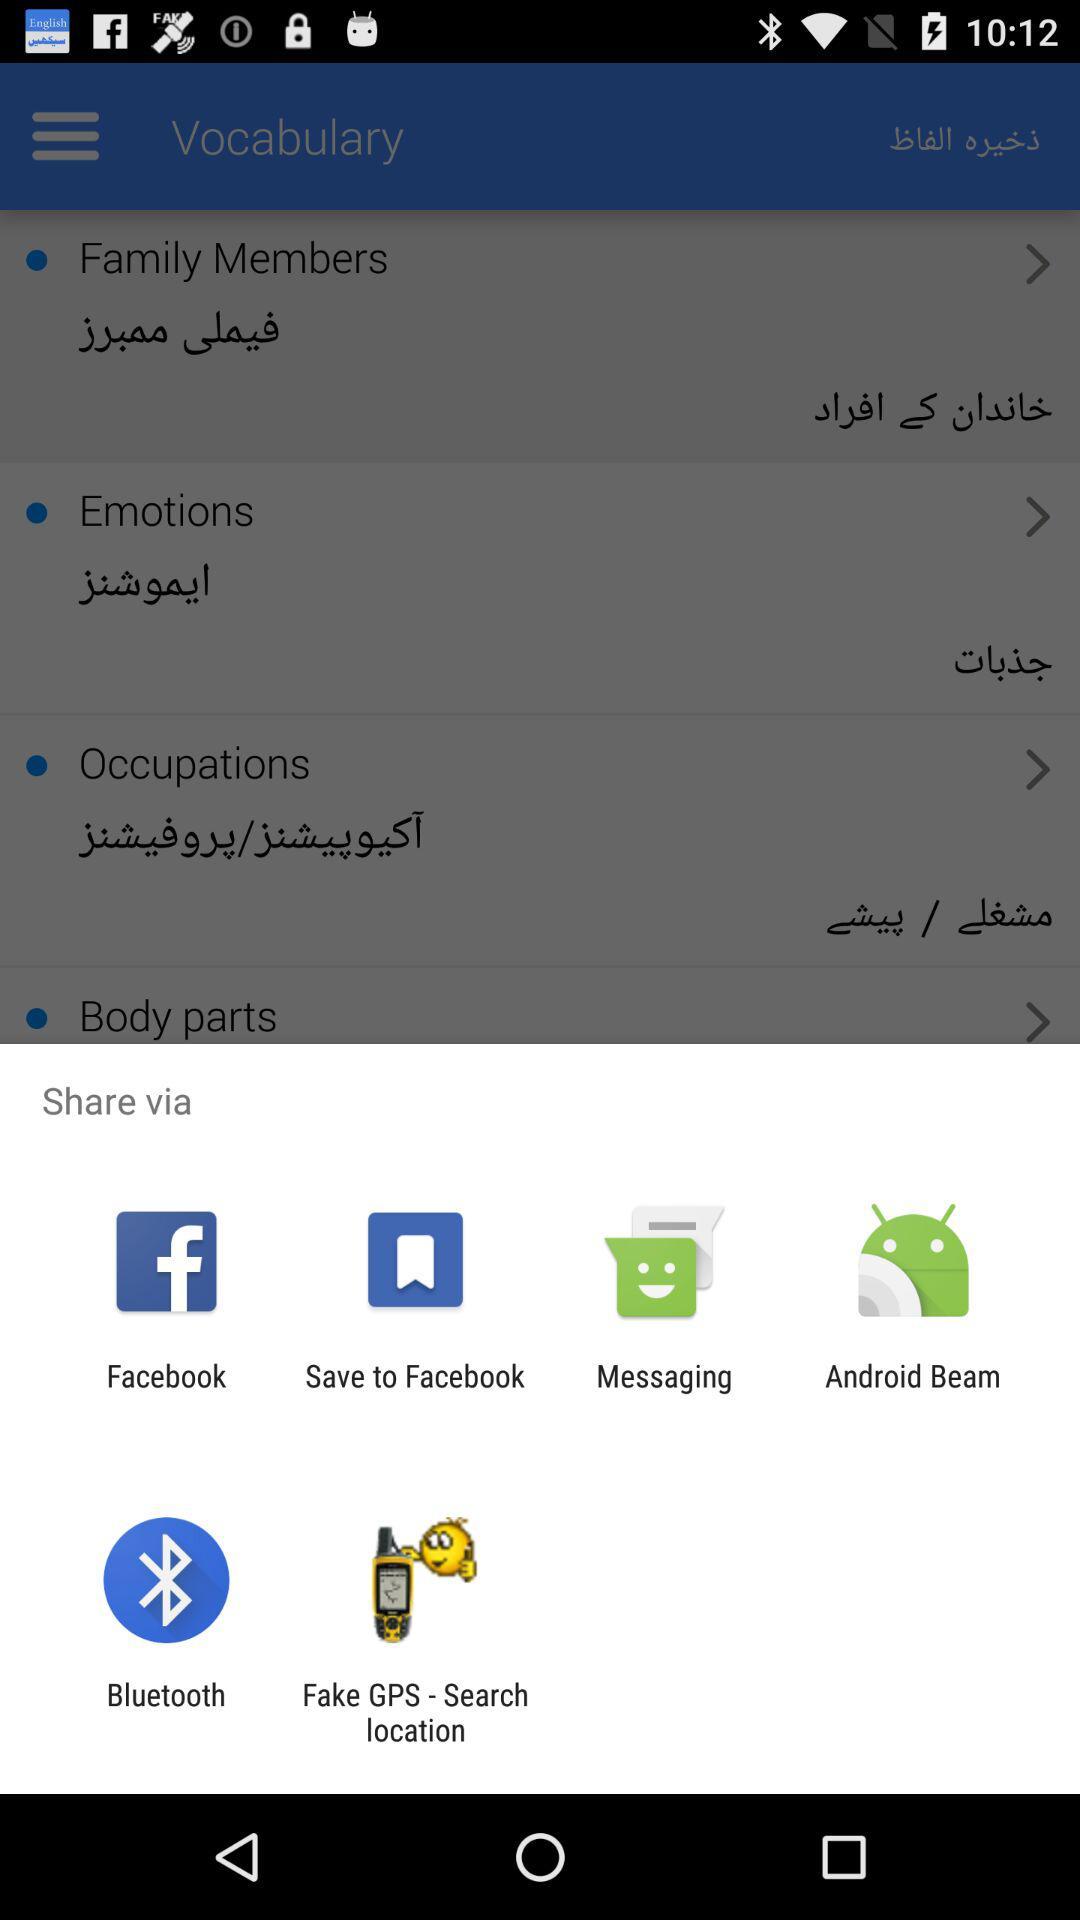  What do you see at coordinates (664, 1392) in the screenshot?
I see `the item next to save to facebook item` at bounding box center [664, 1392].